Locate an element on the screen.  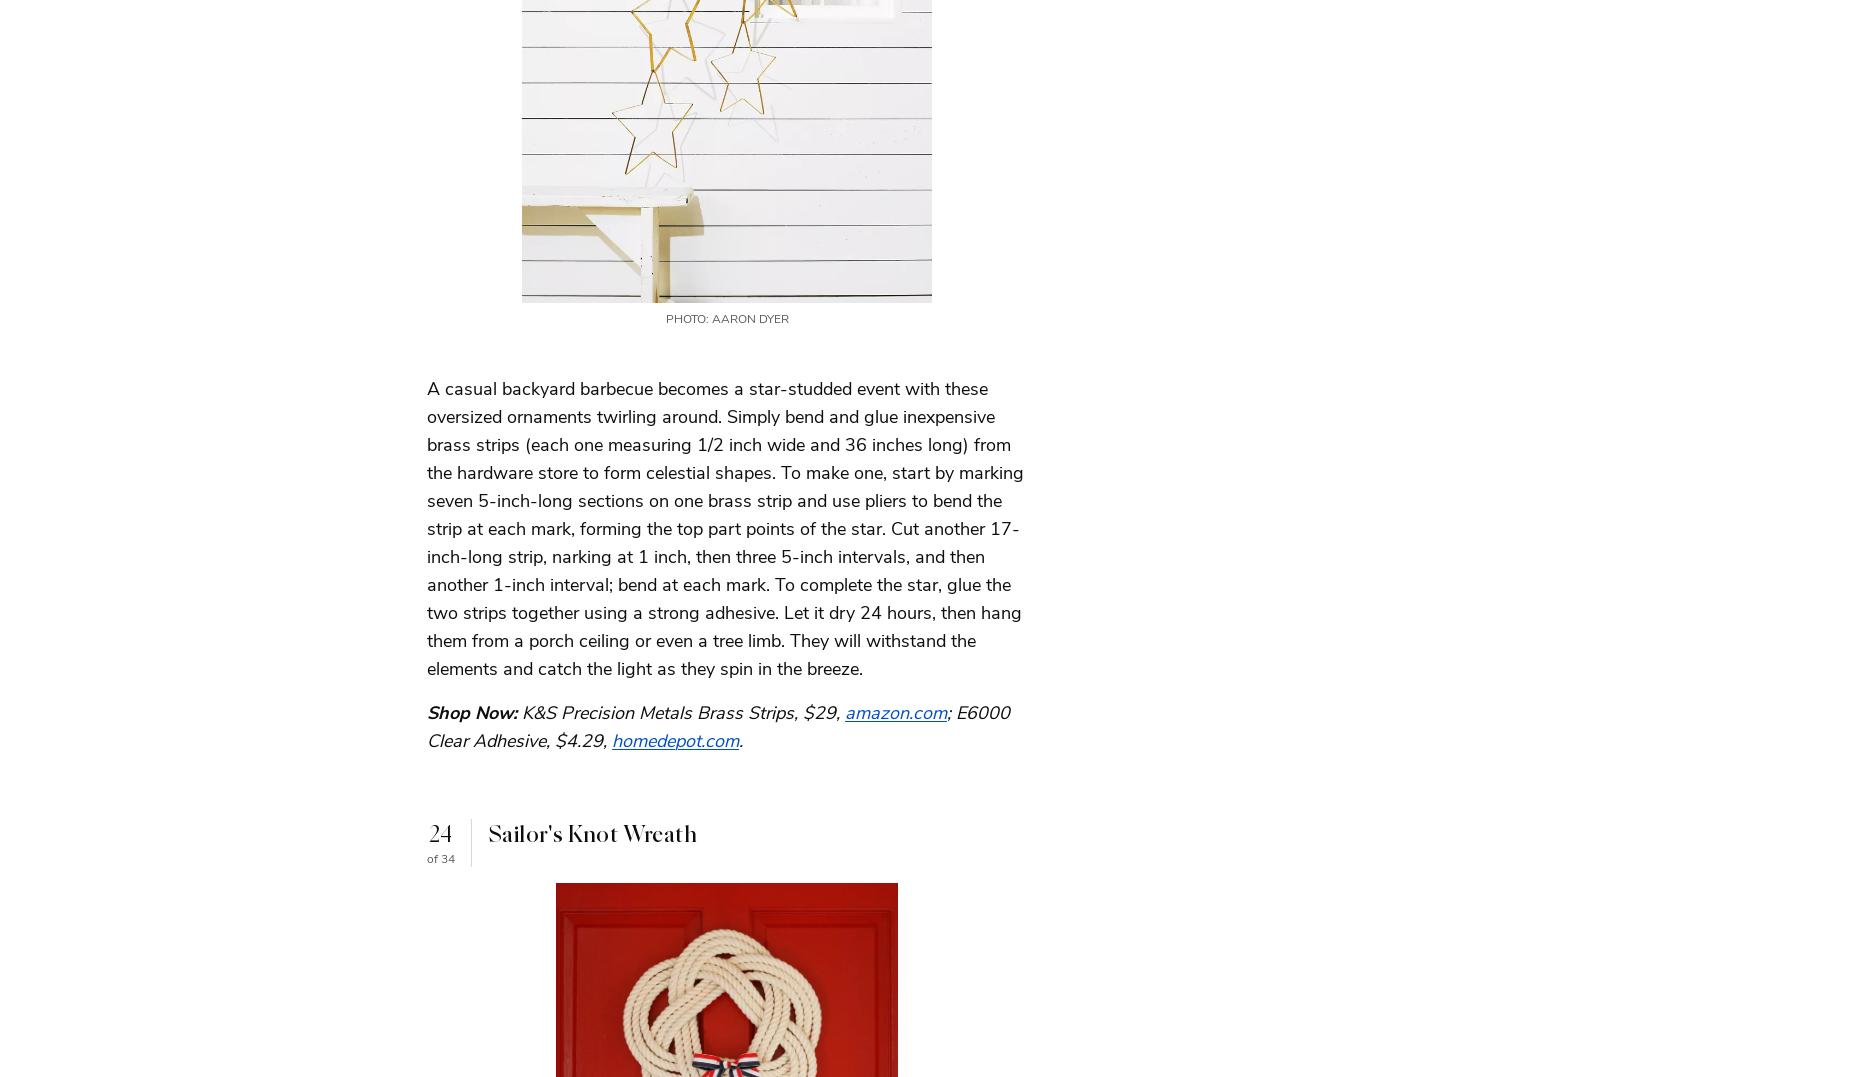
'amazon.com' is located at coordinates (845, 712).